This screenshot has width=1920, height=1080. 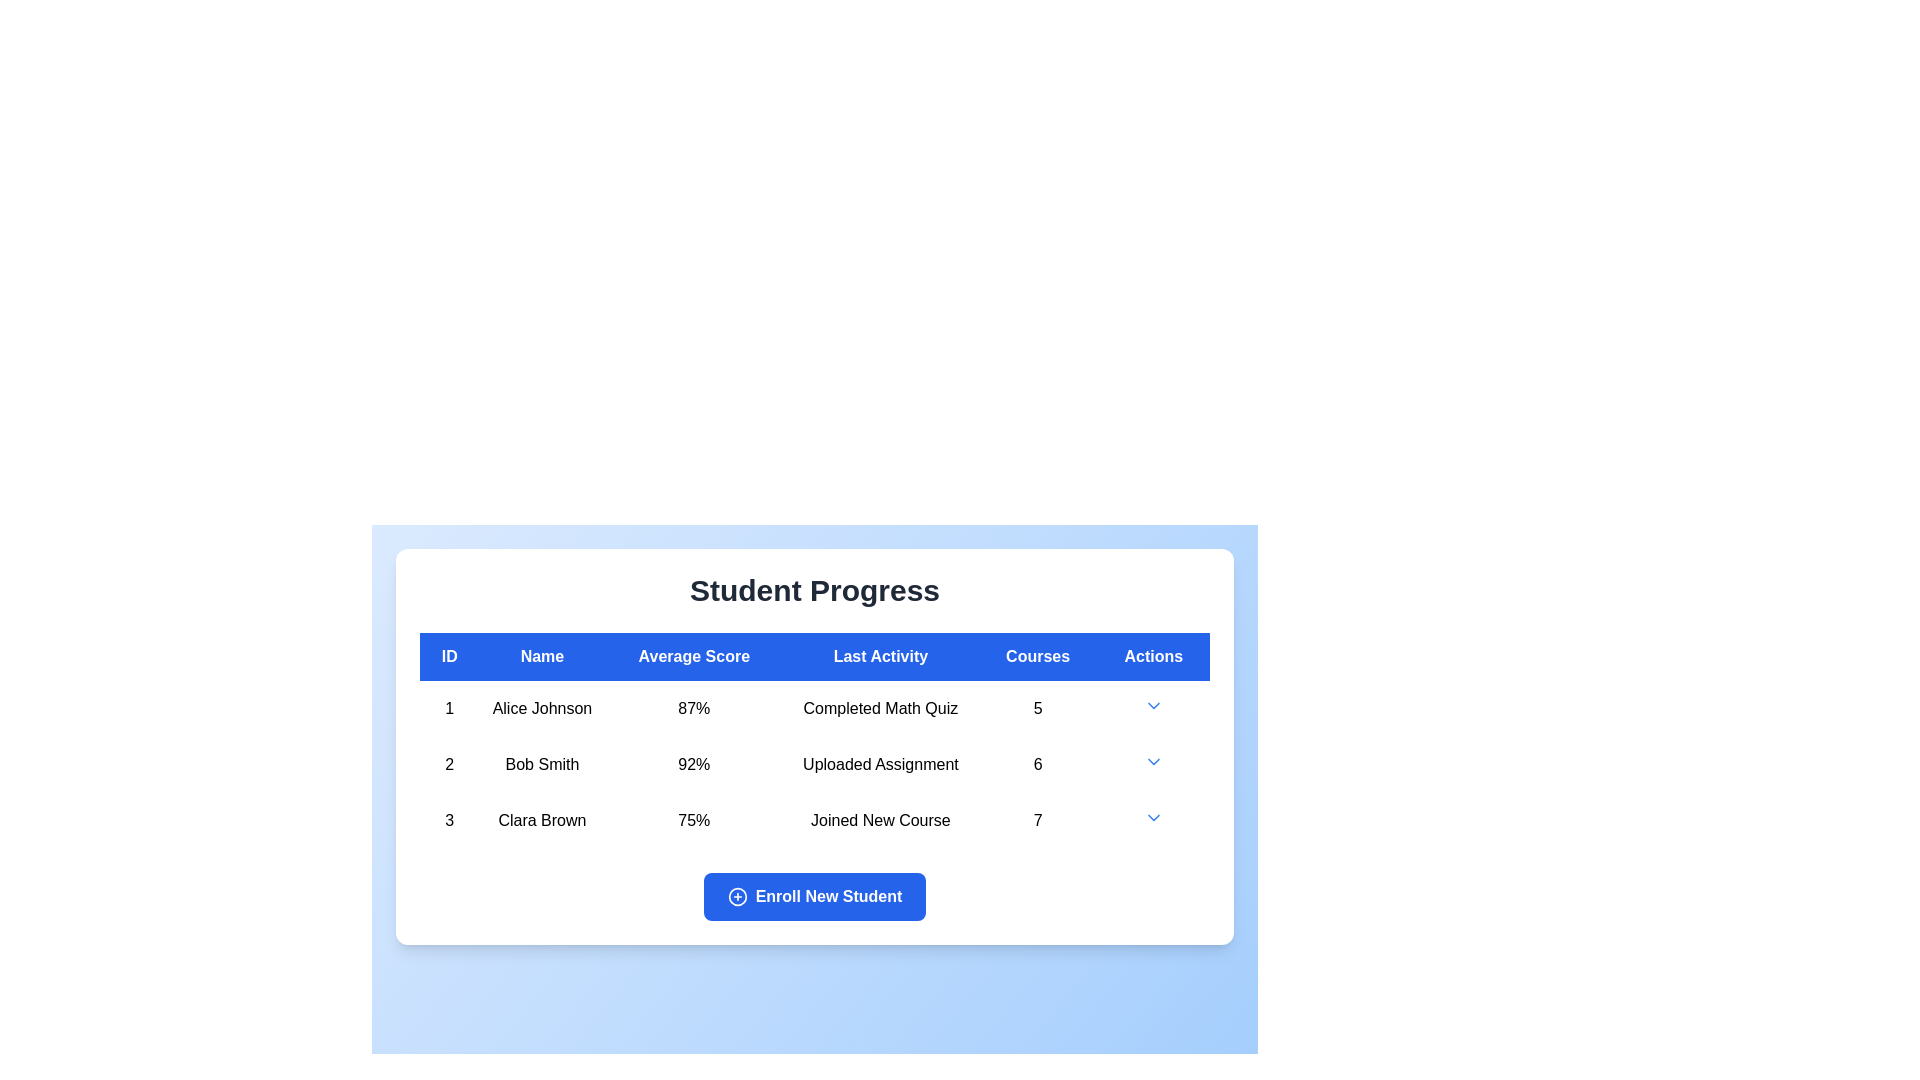 What do you see at coordinates (542, 821) in the screenshot?
I see `the text label displaying 'Clara Brown' in the second column of the third row of the table` at bounding box center [542, 821].